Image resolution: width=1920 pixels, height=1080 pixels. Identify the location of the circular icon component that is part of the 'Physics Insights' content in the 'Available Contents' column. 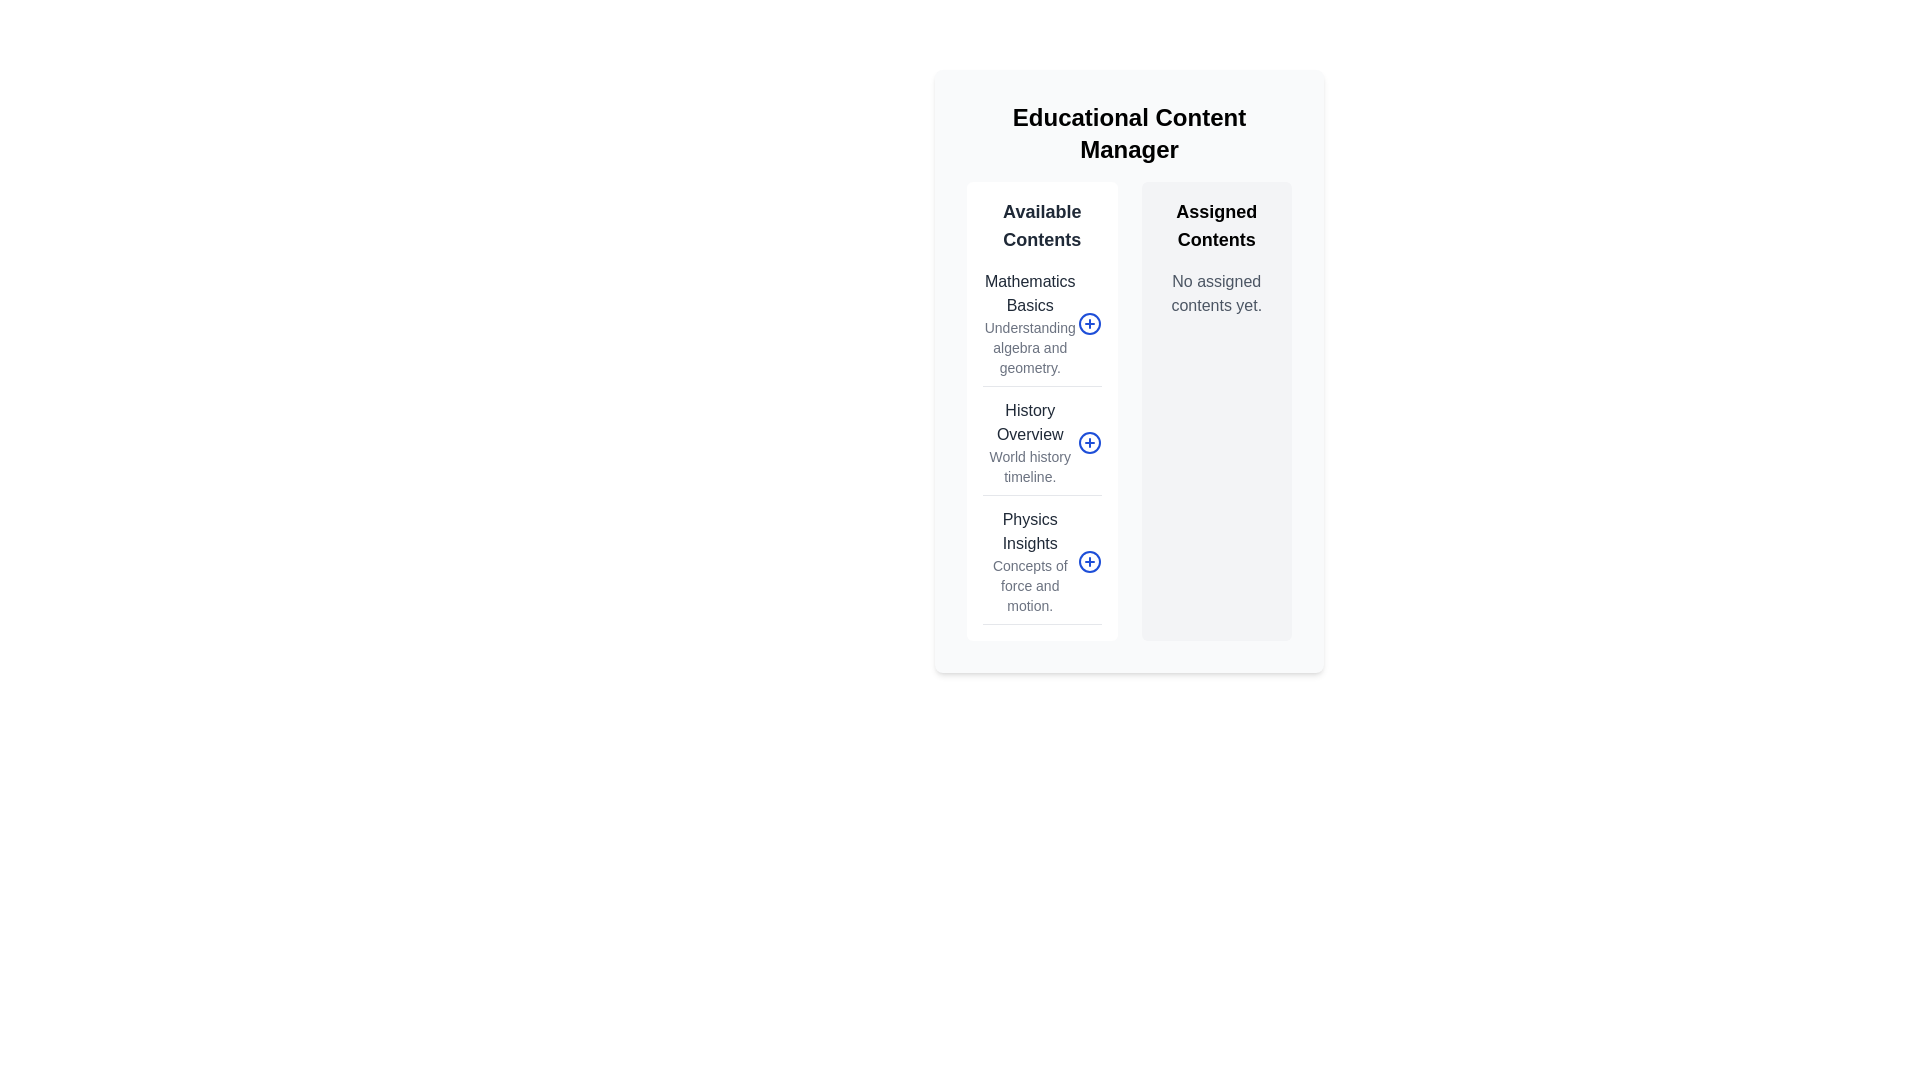
(1088, 562).